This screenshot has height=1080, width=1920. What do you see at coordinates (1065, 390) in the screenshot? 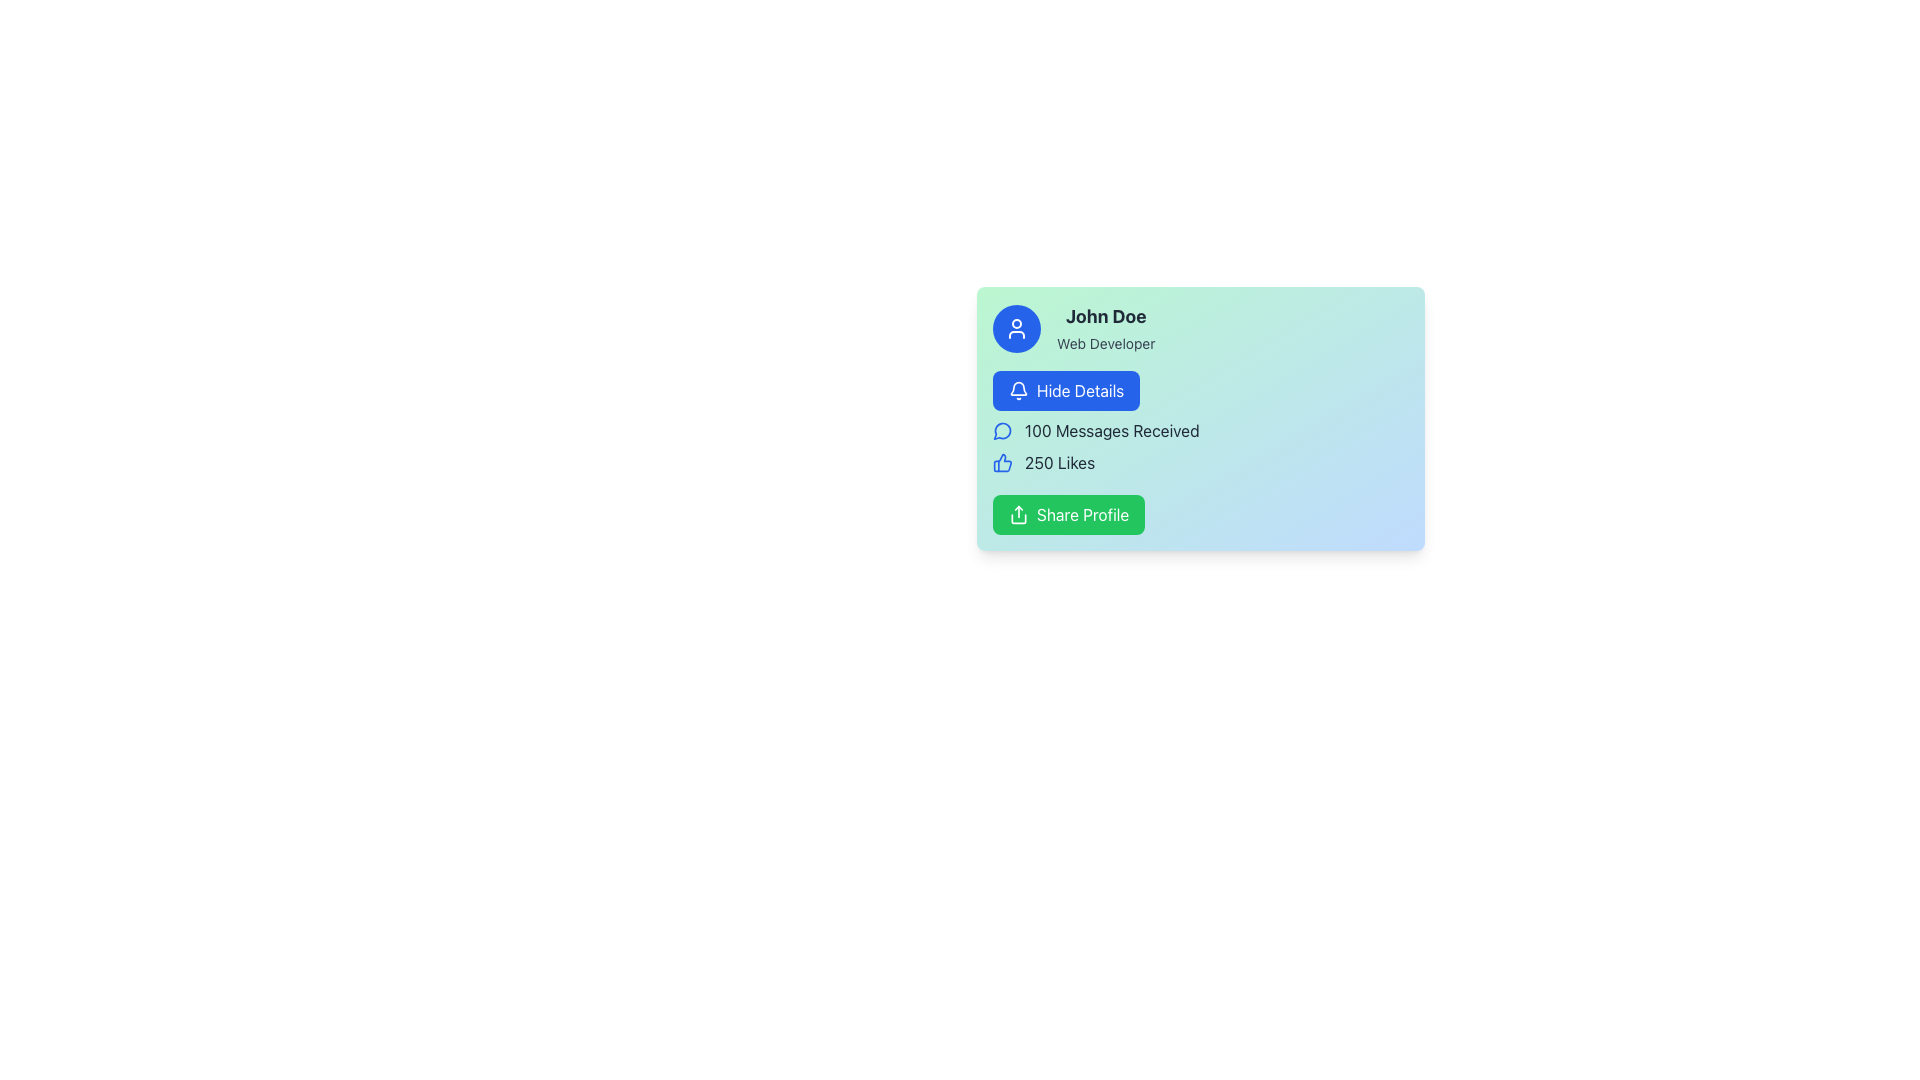
I see `the blue 'Hide Details' button with white text and a bell icon` at bounding box center [1065, 390].